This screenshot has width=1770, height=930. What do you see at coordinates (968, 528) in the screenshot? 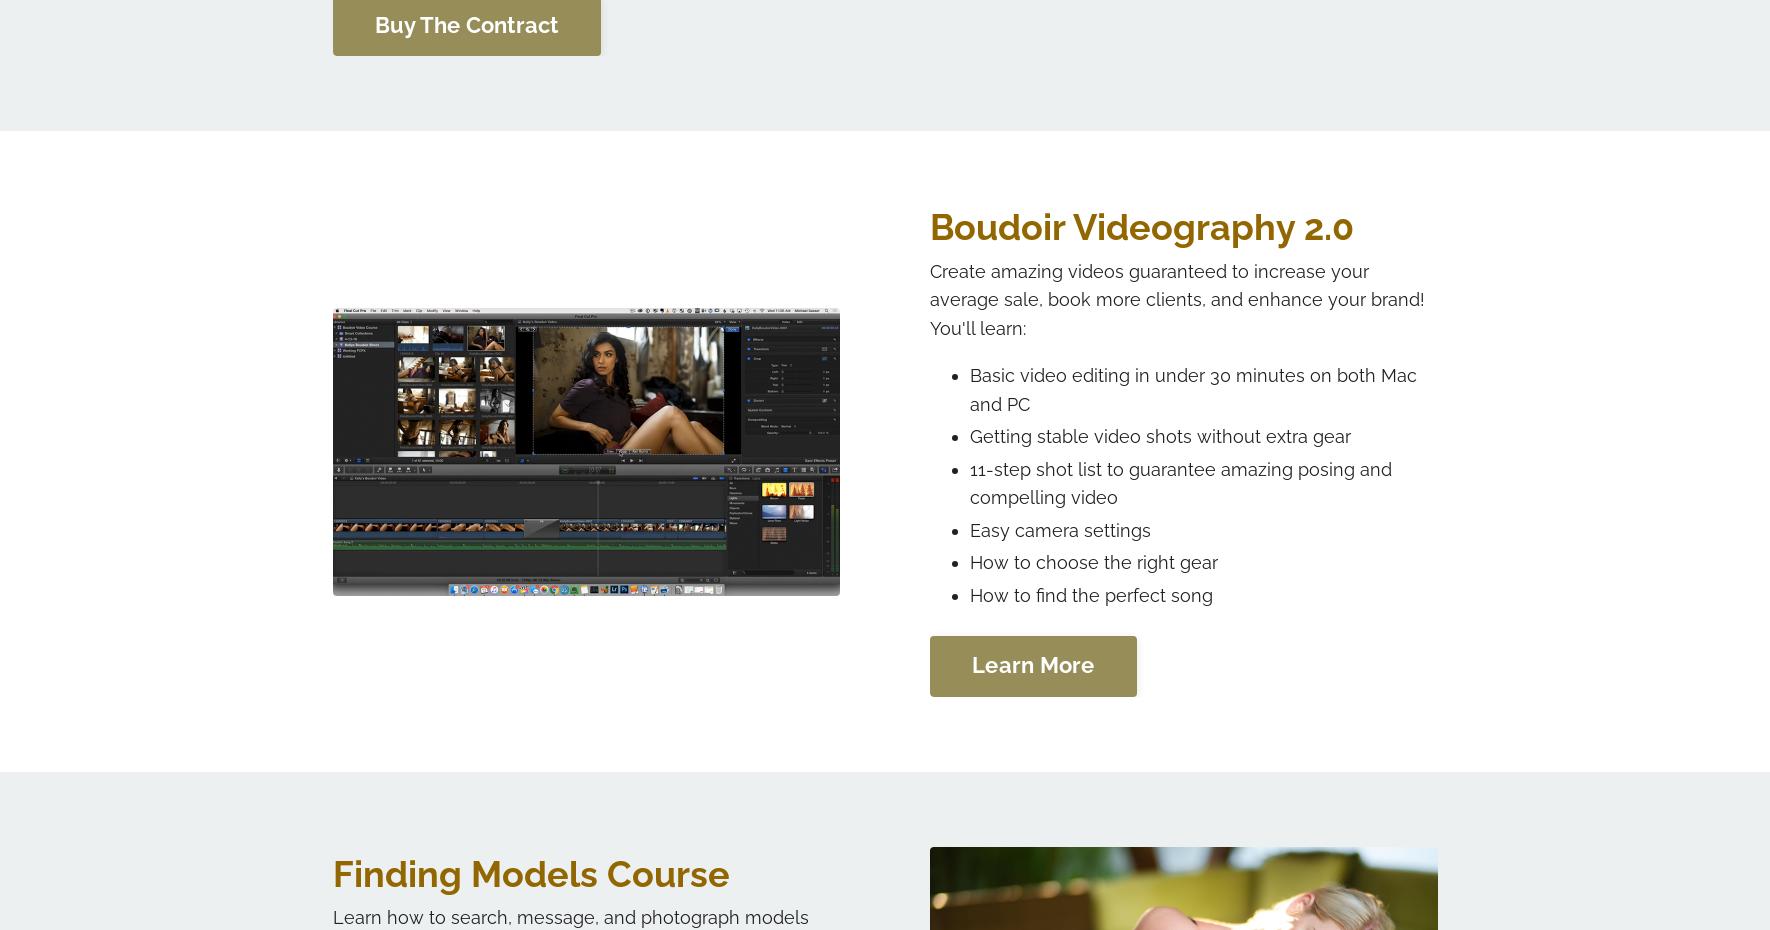
I see `'Easy camera settings'` at bounding box center [968, 528].